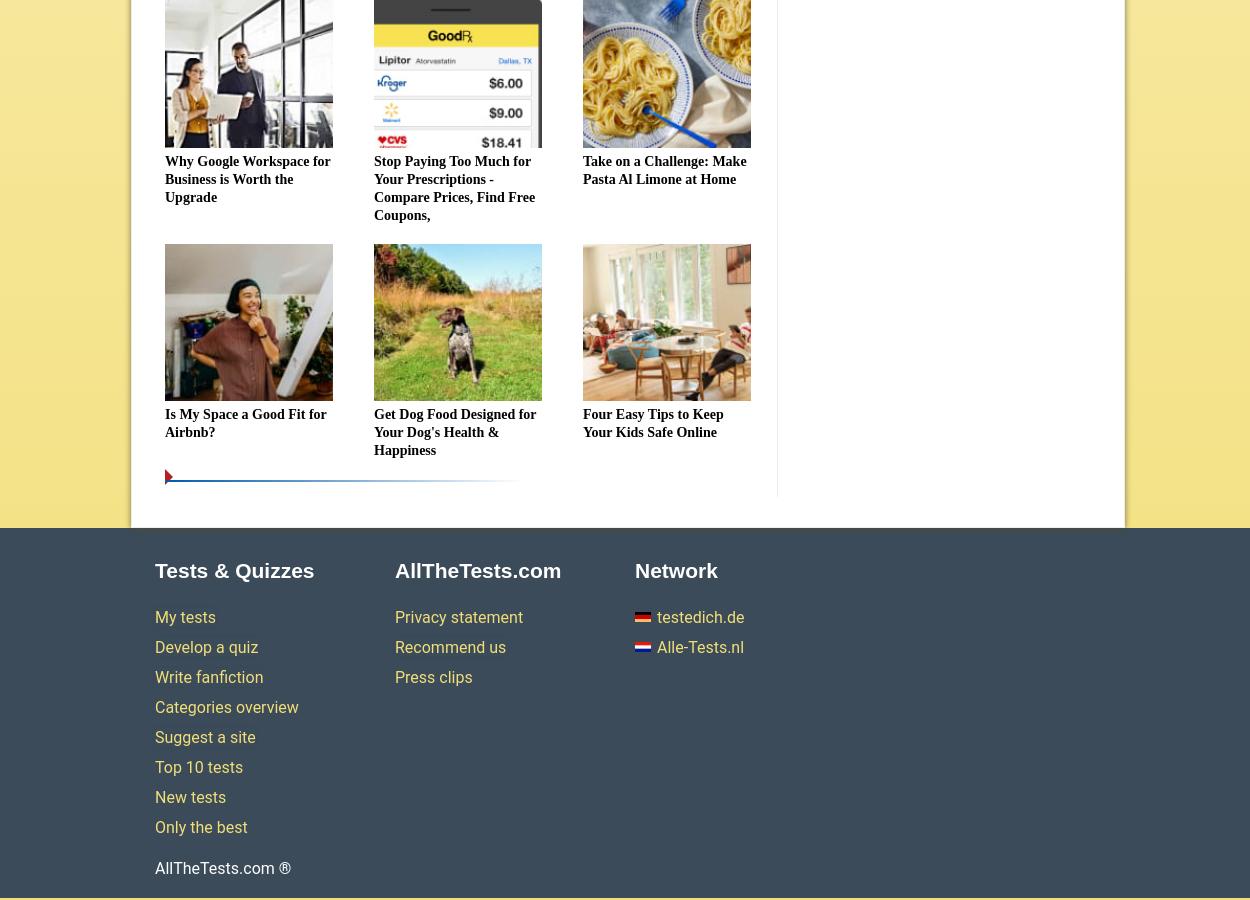  I want to click on 'New tests', so click(189, 797).